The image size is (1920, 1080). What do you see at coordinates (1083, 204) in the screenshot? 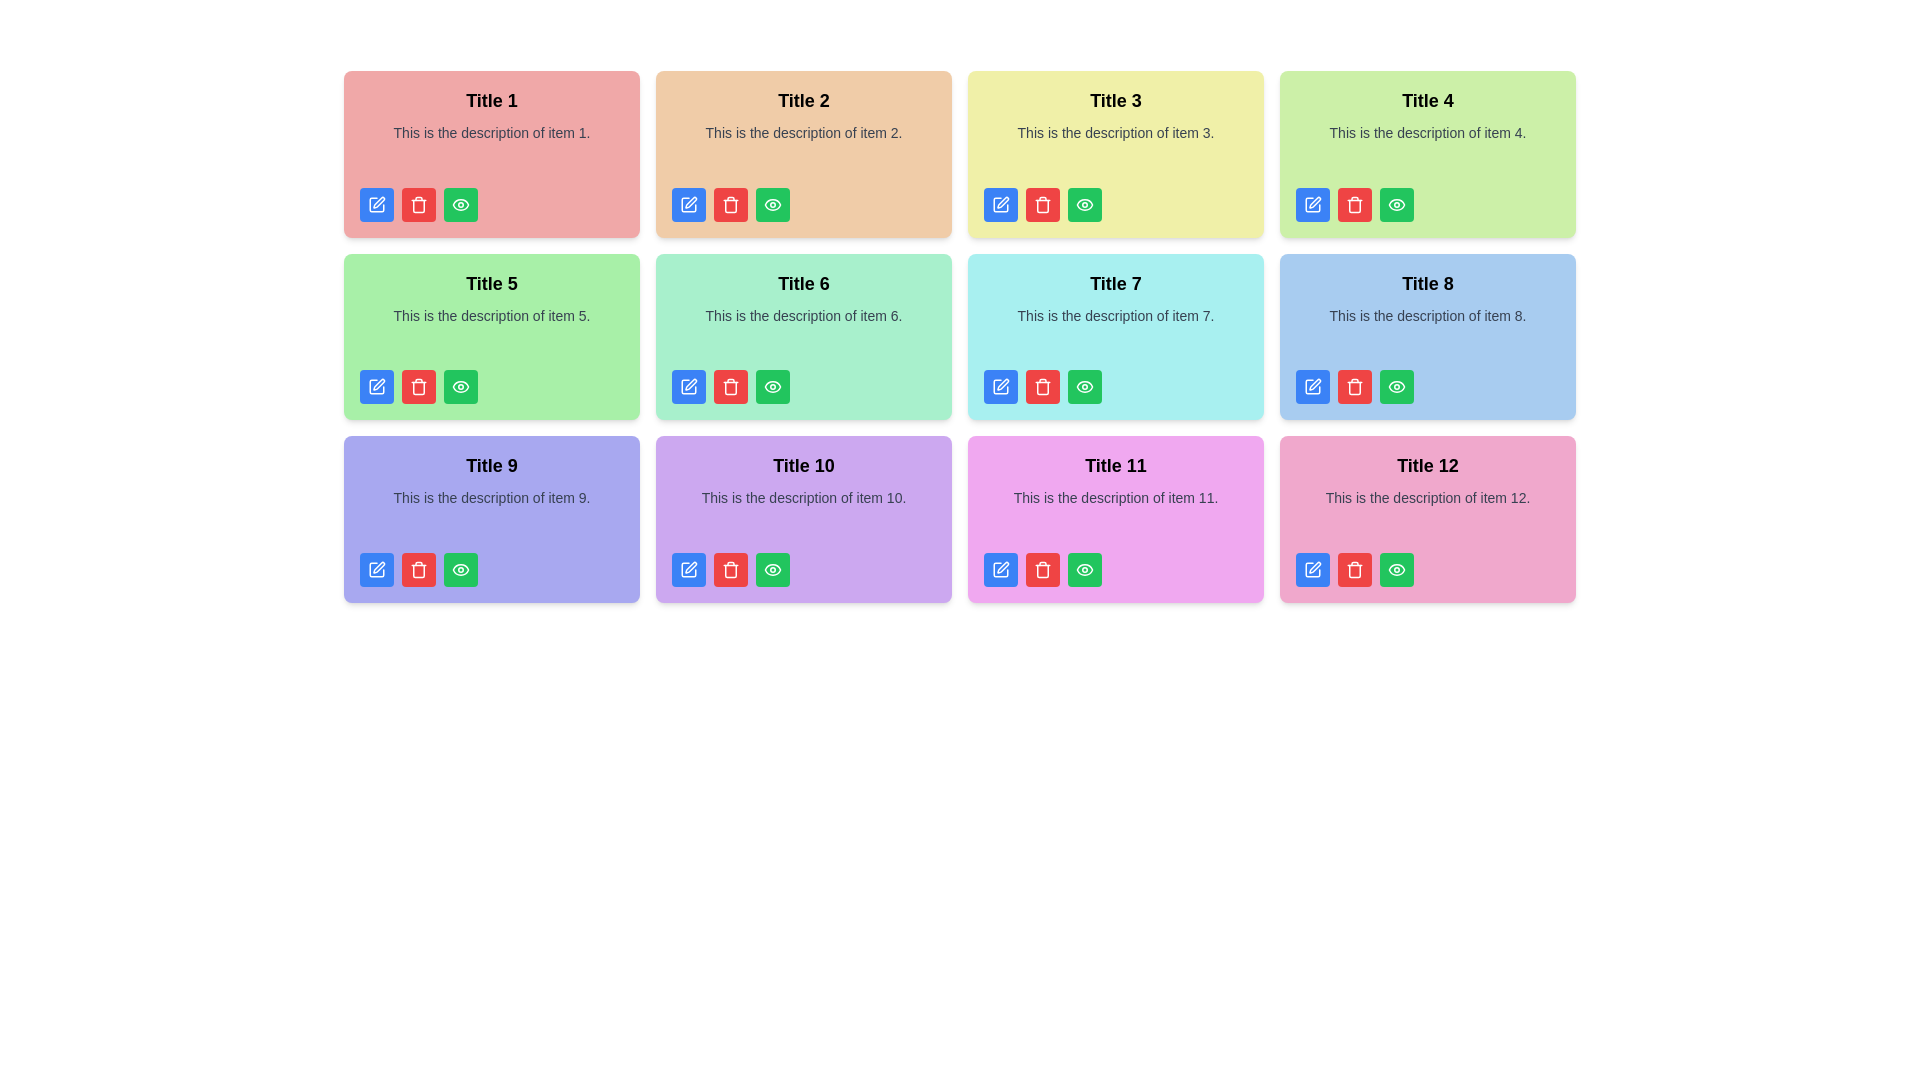
I see `the eye icon within the green button located in the third card titled 'Title 3' of the top row` at bounding box center [1083, 204].